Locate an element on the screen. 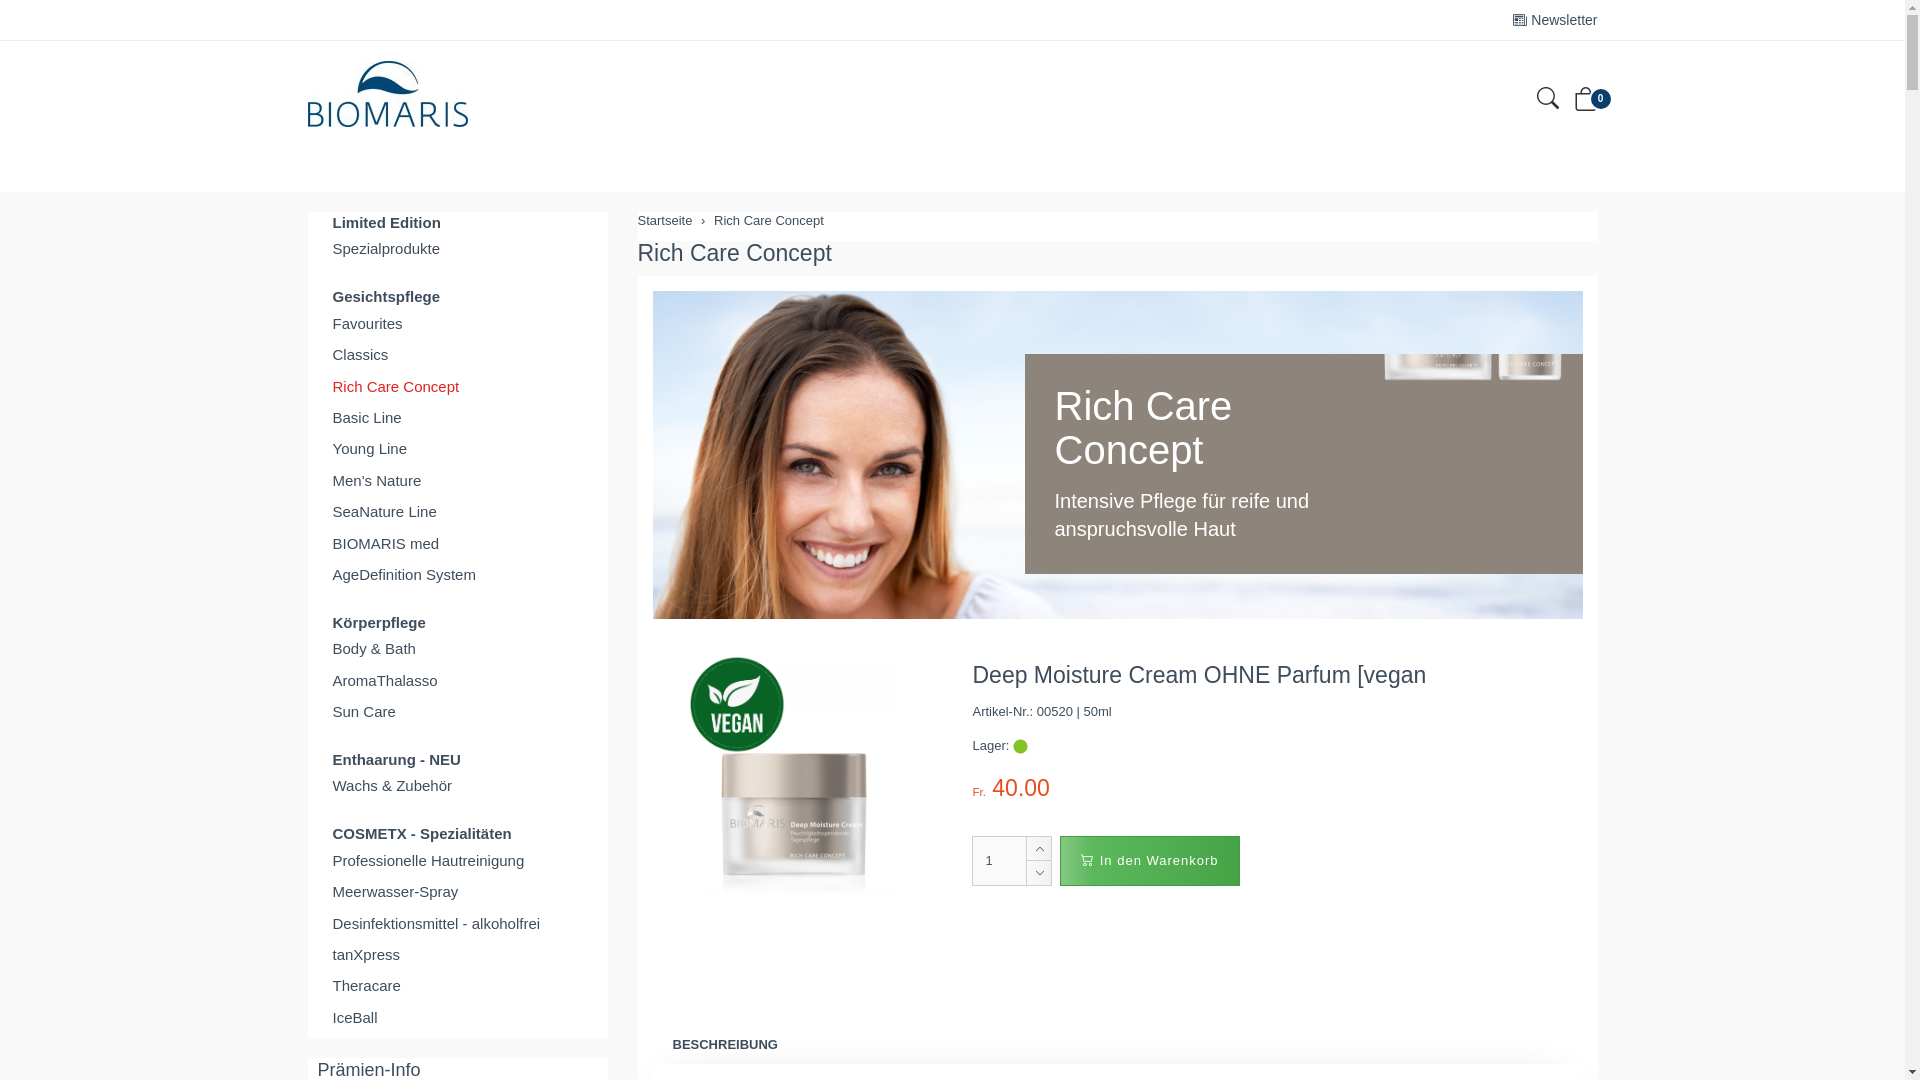  'AromaThalasso' is located at coordinates (456, 679).